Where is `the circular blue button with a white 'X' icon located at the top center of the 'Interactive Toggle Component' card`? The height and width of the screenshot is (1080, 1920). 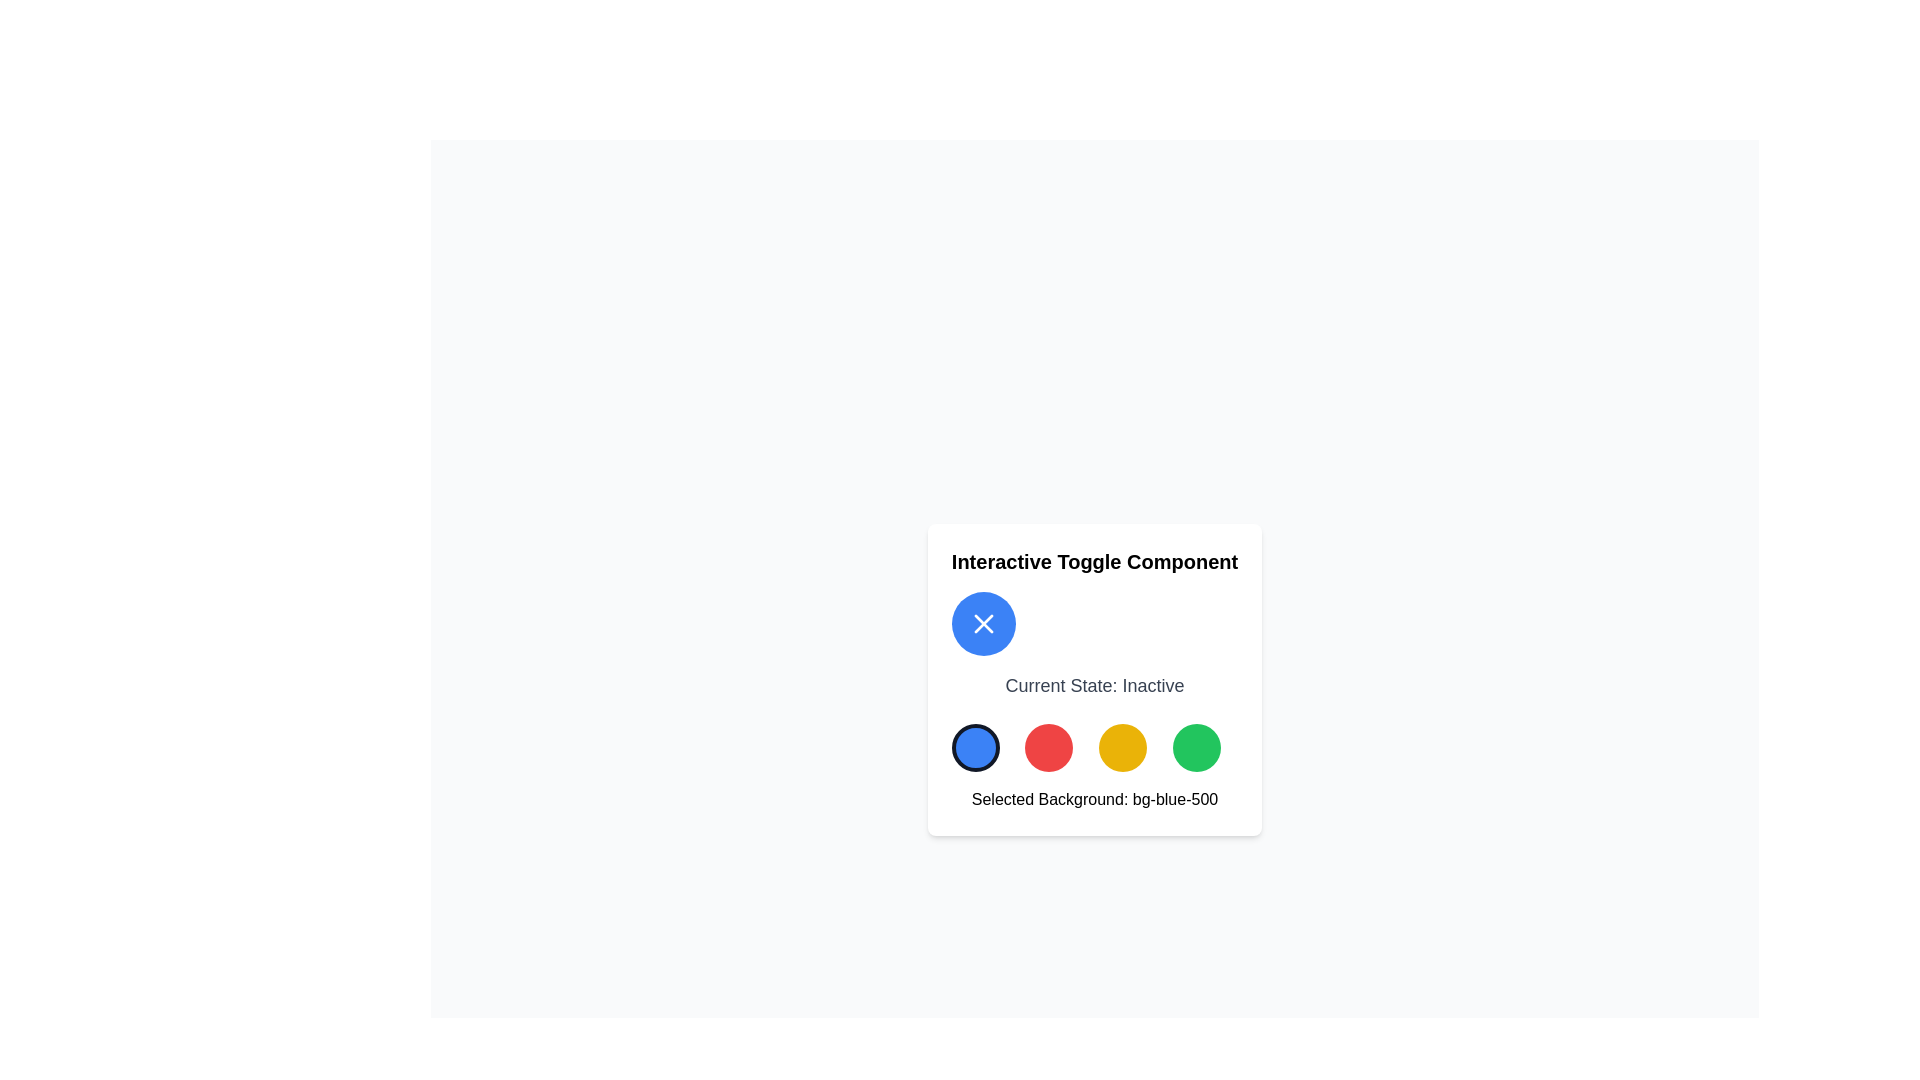 the circular blue button with a white 'X' icon located at the top center of the 'Interactive Toggle Component' card is located at coordinates (983, 623).